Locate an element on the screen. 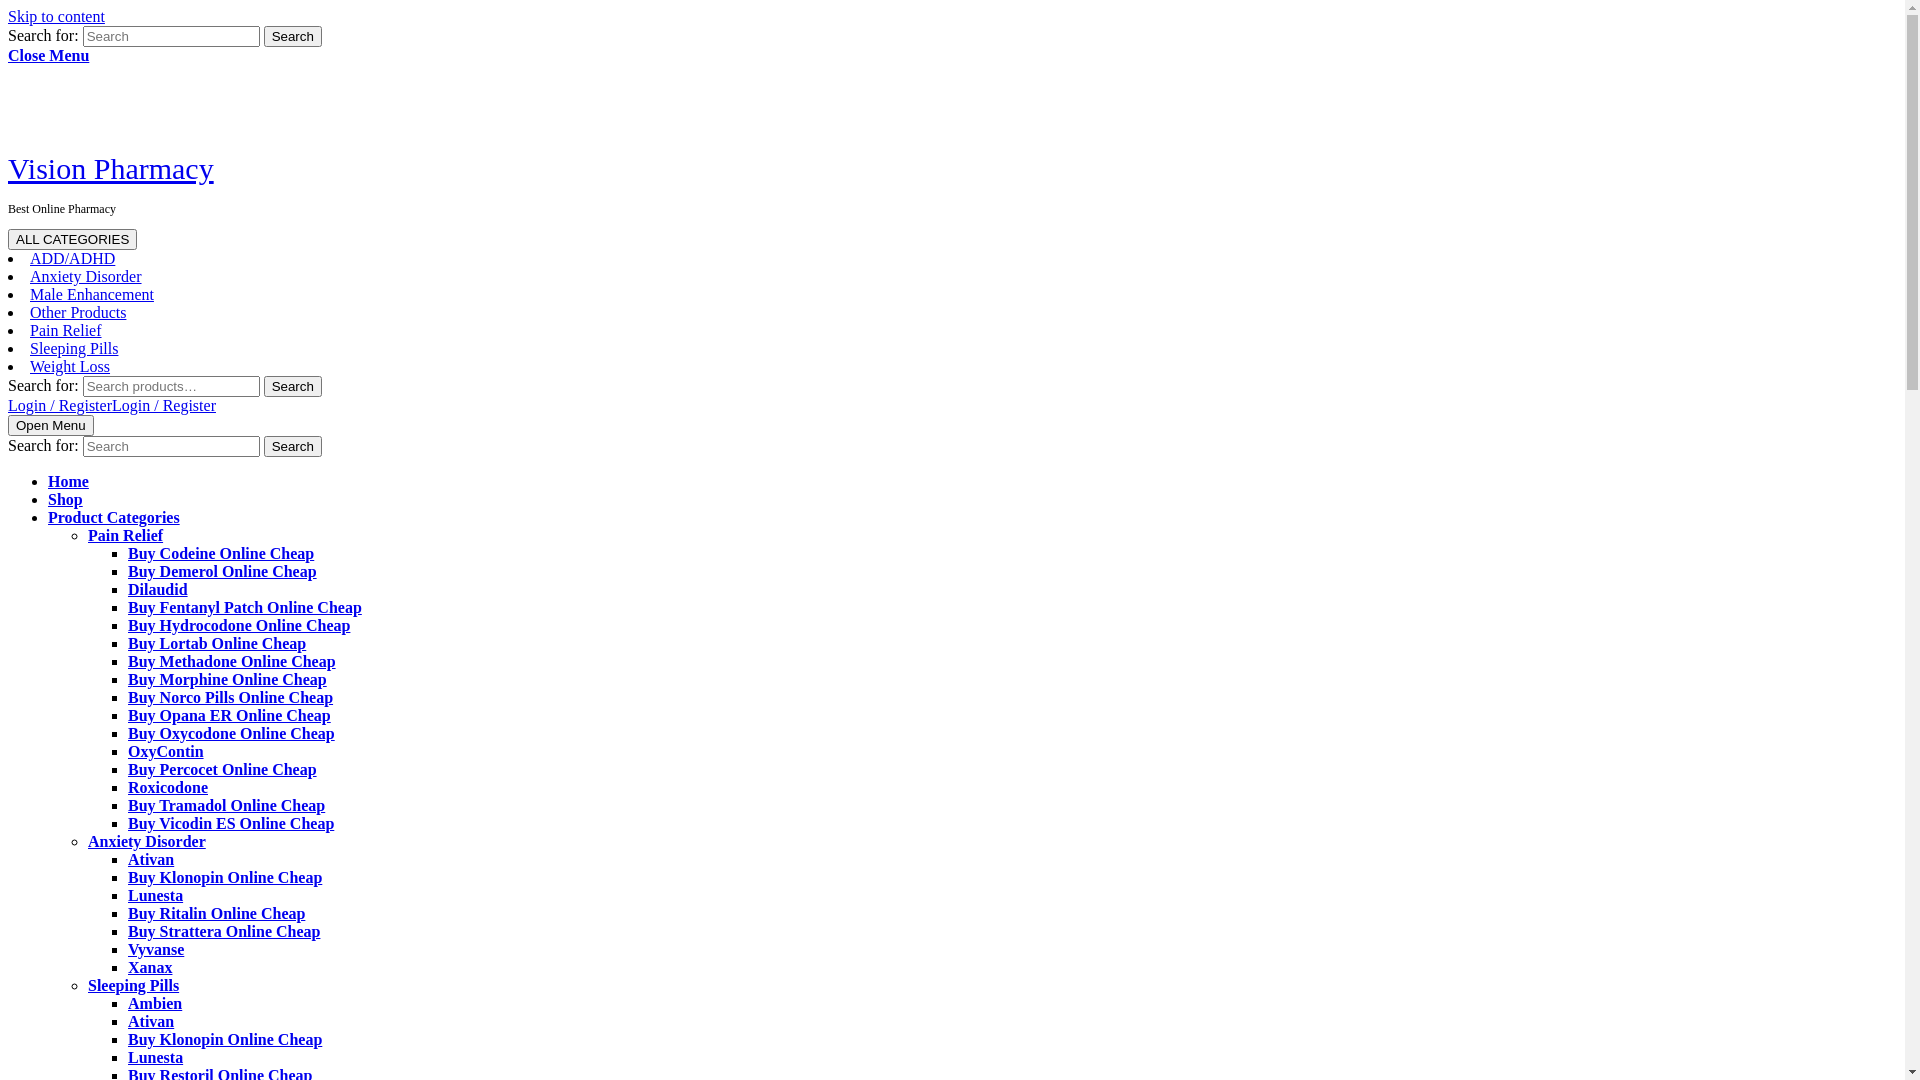 This screenshot has height=1080, width=1920. 'Open Menu' is located at coordinates (51, 424).